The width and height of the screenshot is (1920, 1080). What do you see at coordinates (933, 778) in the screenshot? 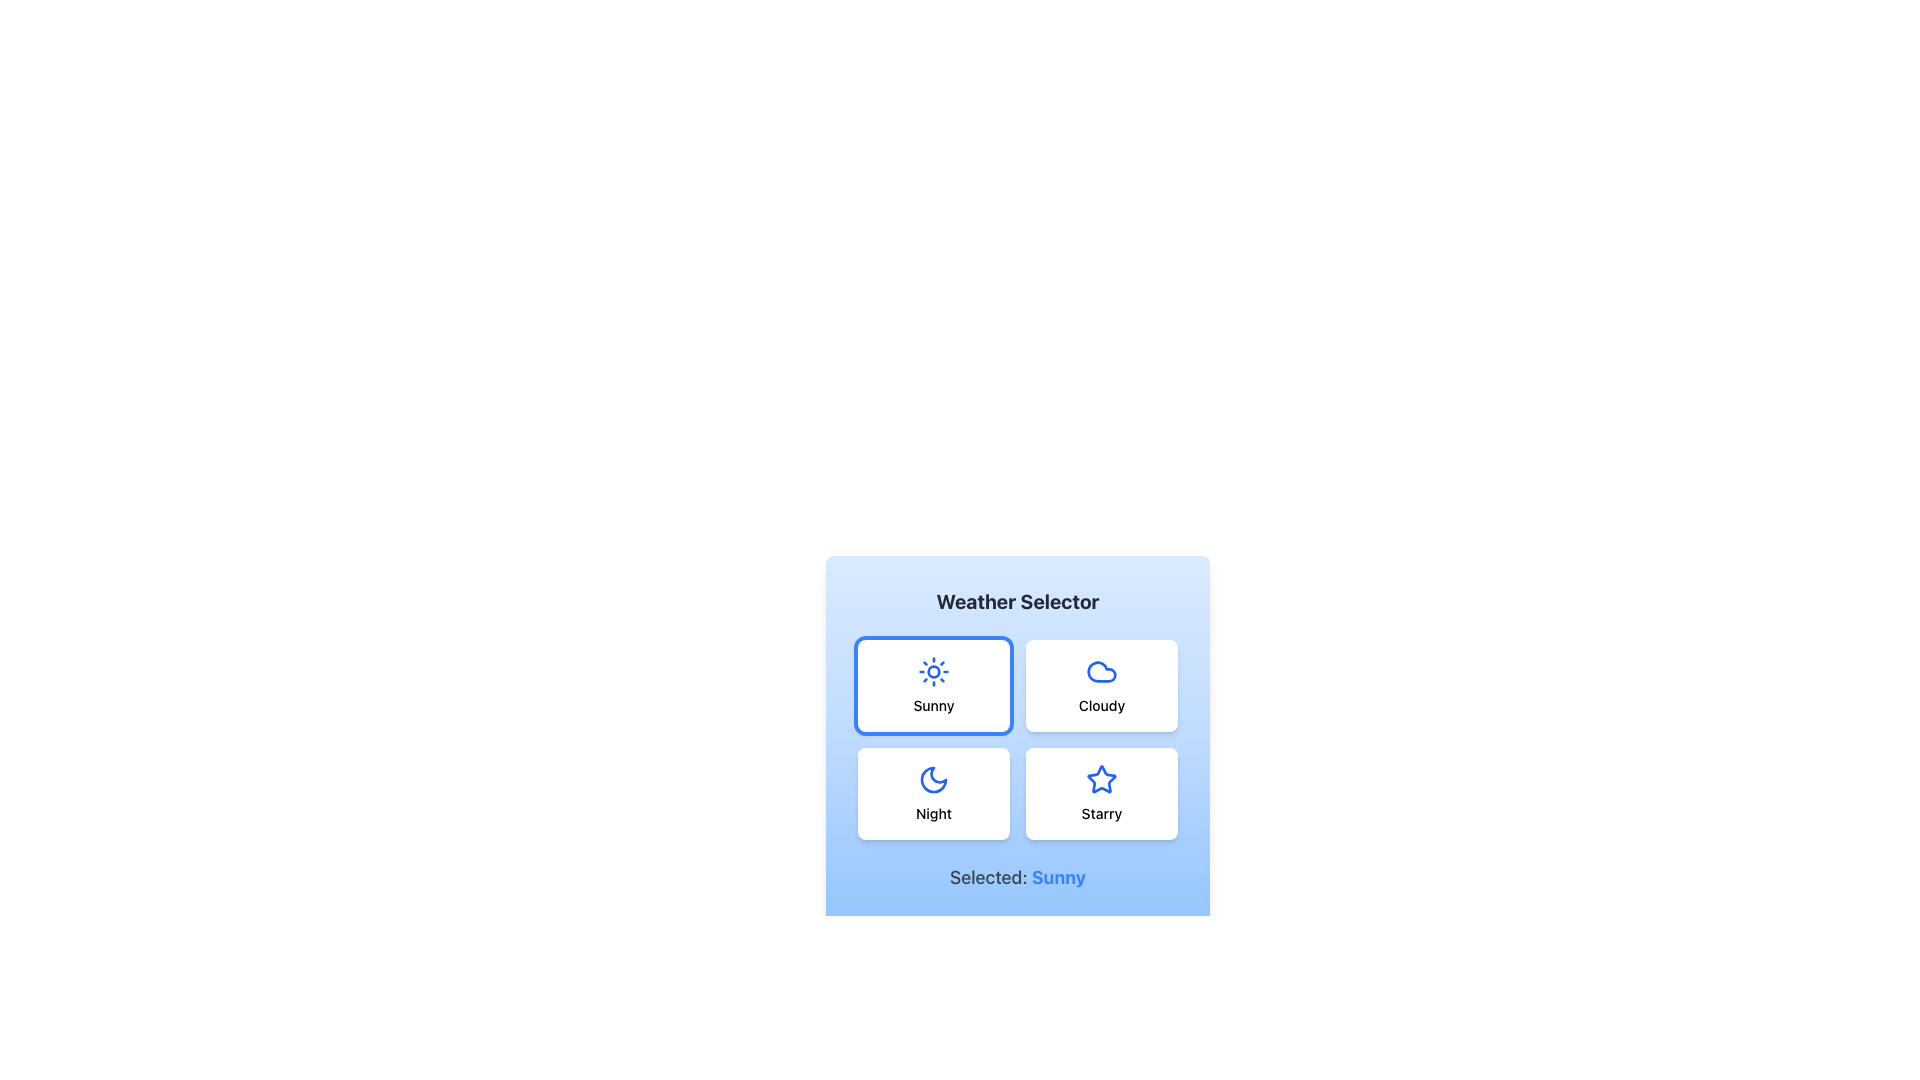
I see `the crescent moon icon indicating the 'Night' weather option in the selector interface` at bounding box center [933, 778].